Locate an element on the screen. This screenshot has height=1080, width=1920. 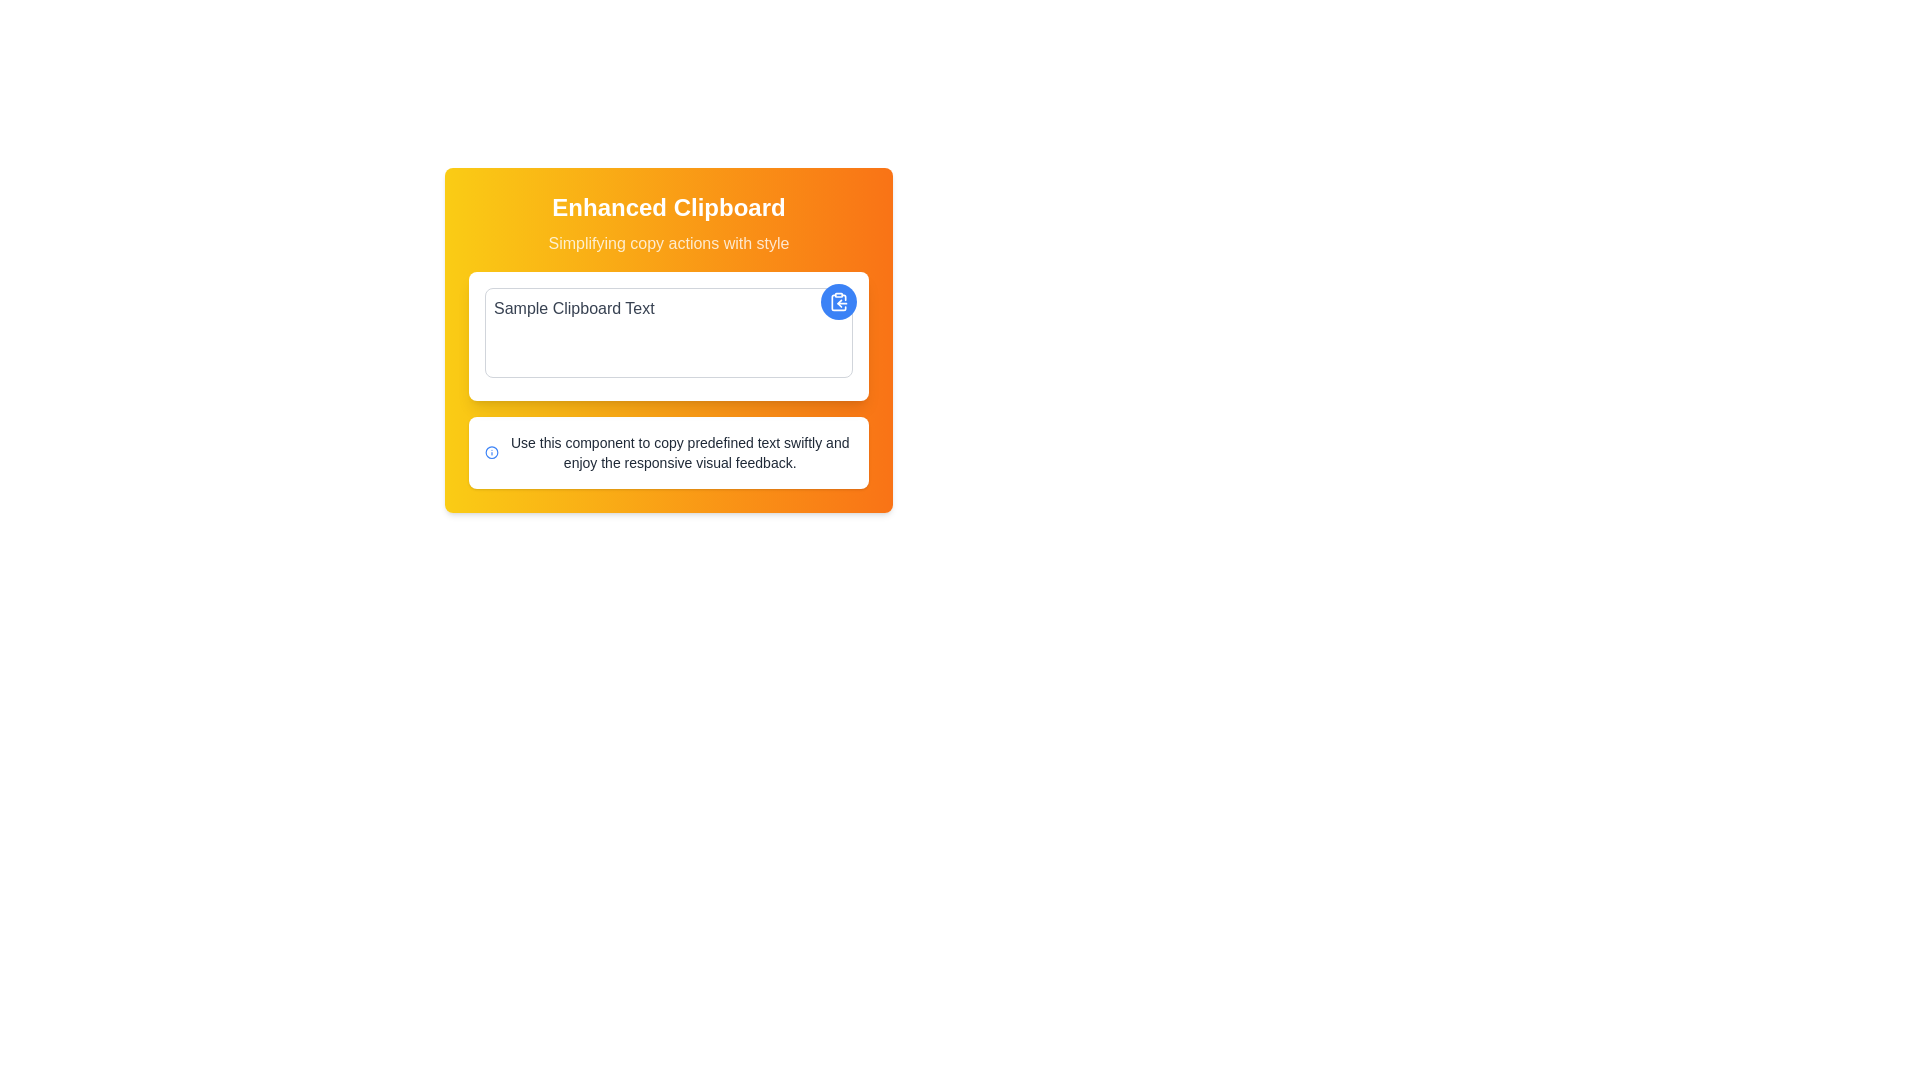
the clipboard icon with a minimalist line style located at the top-right corner of the 'Enhanced Clipboard' component to copy is located at coordinates (839, 301).